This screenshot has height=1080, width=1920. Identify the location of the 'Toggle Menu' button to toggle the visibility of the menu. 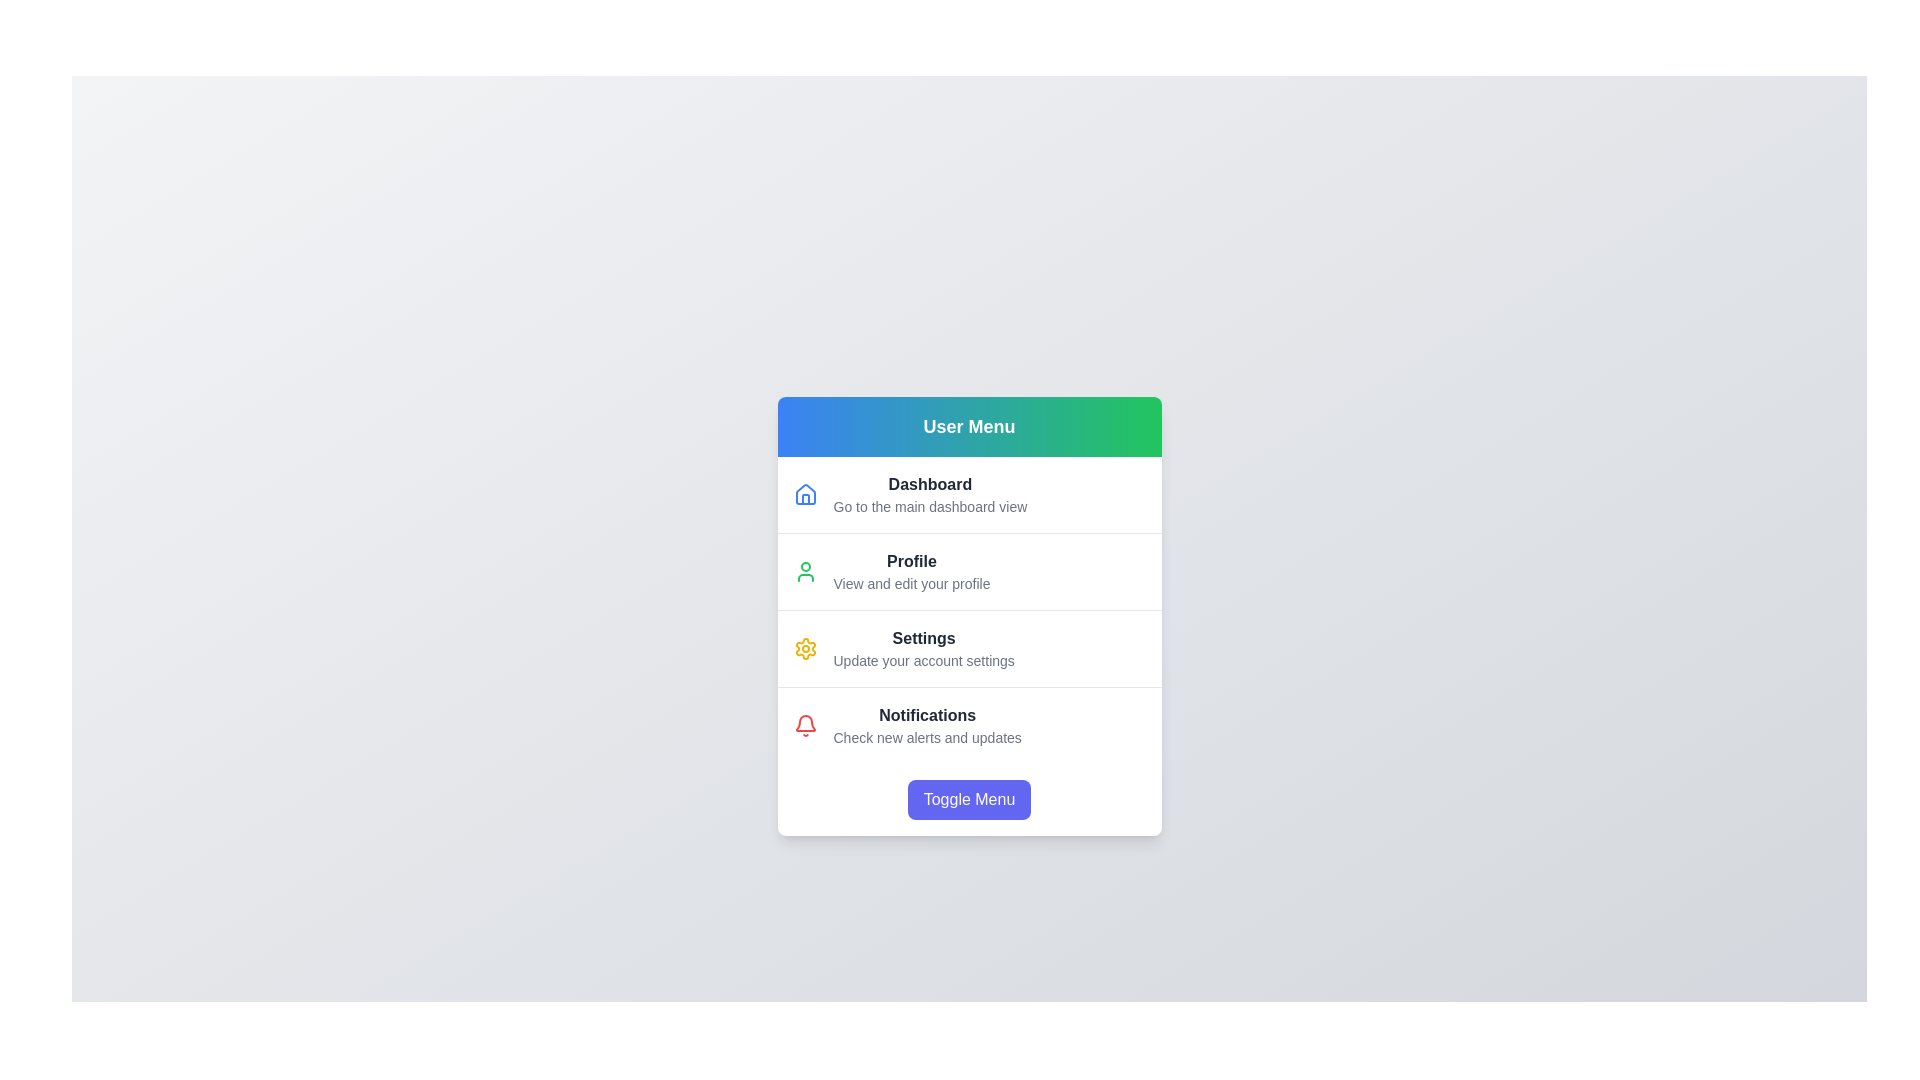
(969, 798).